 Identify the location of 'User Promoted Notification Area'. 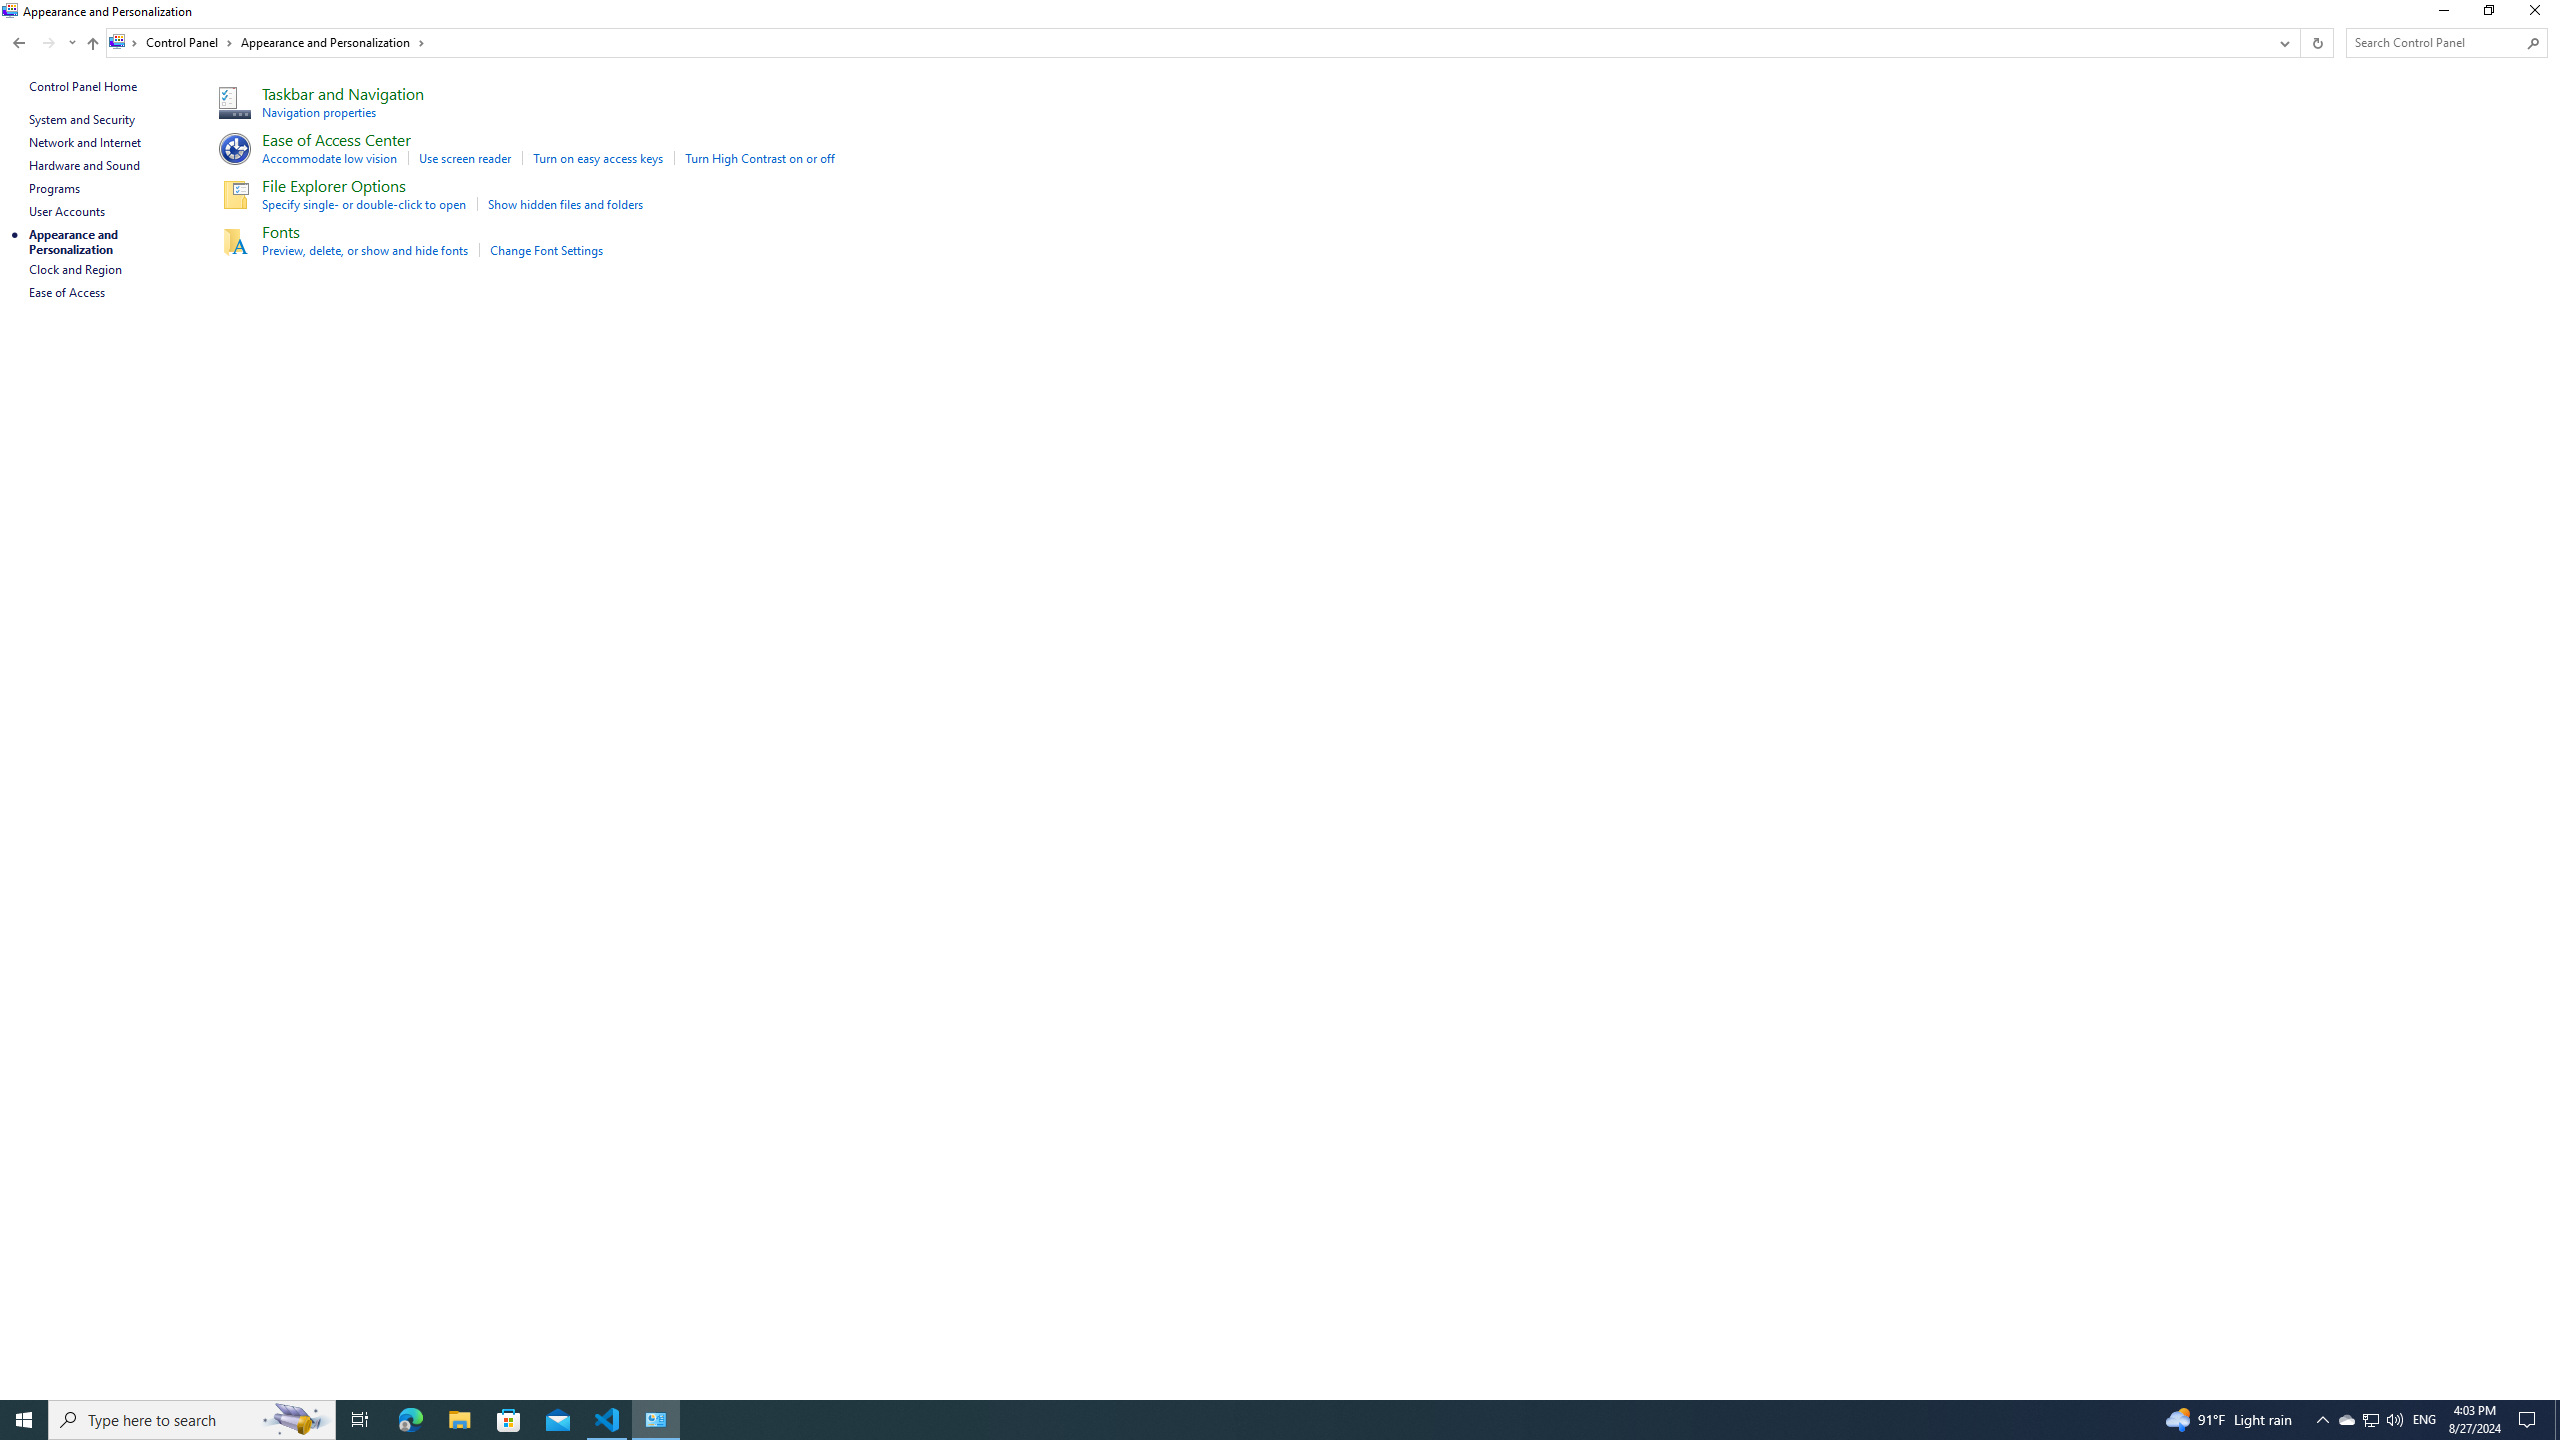
(2369, 1418).